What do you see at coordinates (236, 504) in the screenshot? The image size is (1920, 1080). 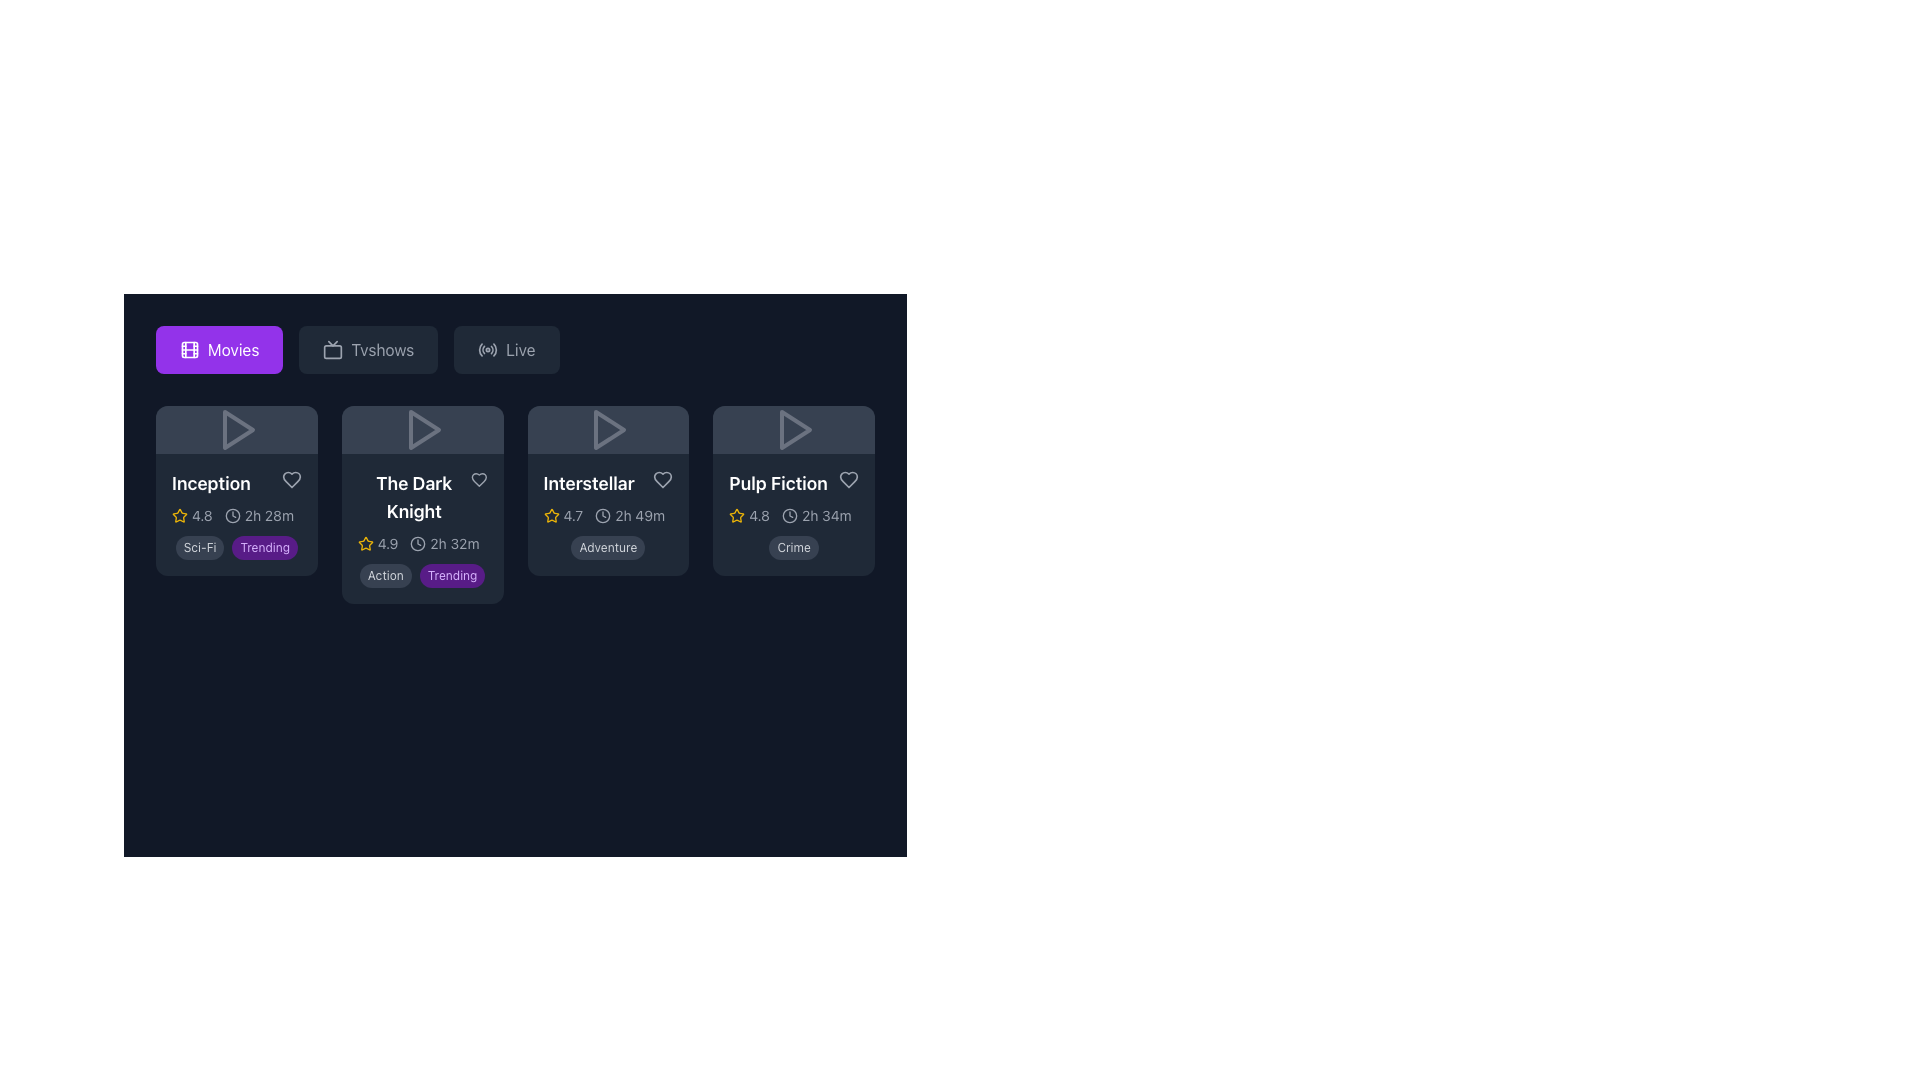 I see `the 'Sci-Fi' and 'Trending' tags at the bottom of the Inception movie card for filtering or categorization` at bounding box center [236, 504].